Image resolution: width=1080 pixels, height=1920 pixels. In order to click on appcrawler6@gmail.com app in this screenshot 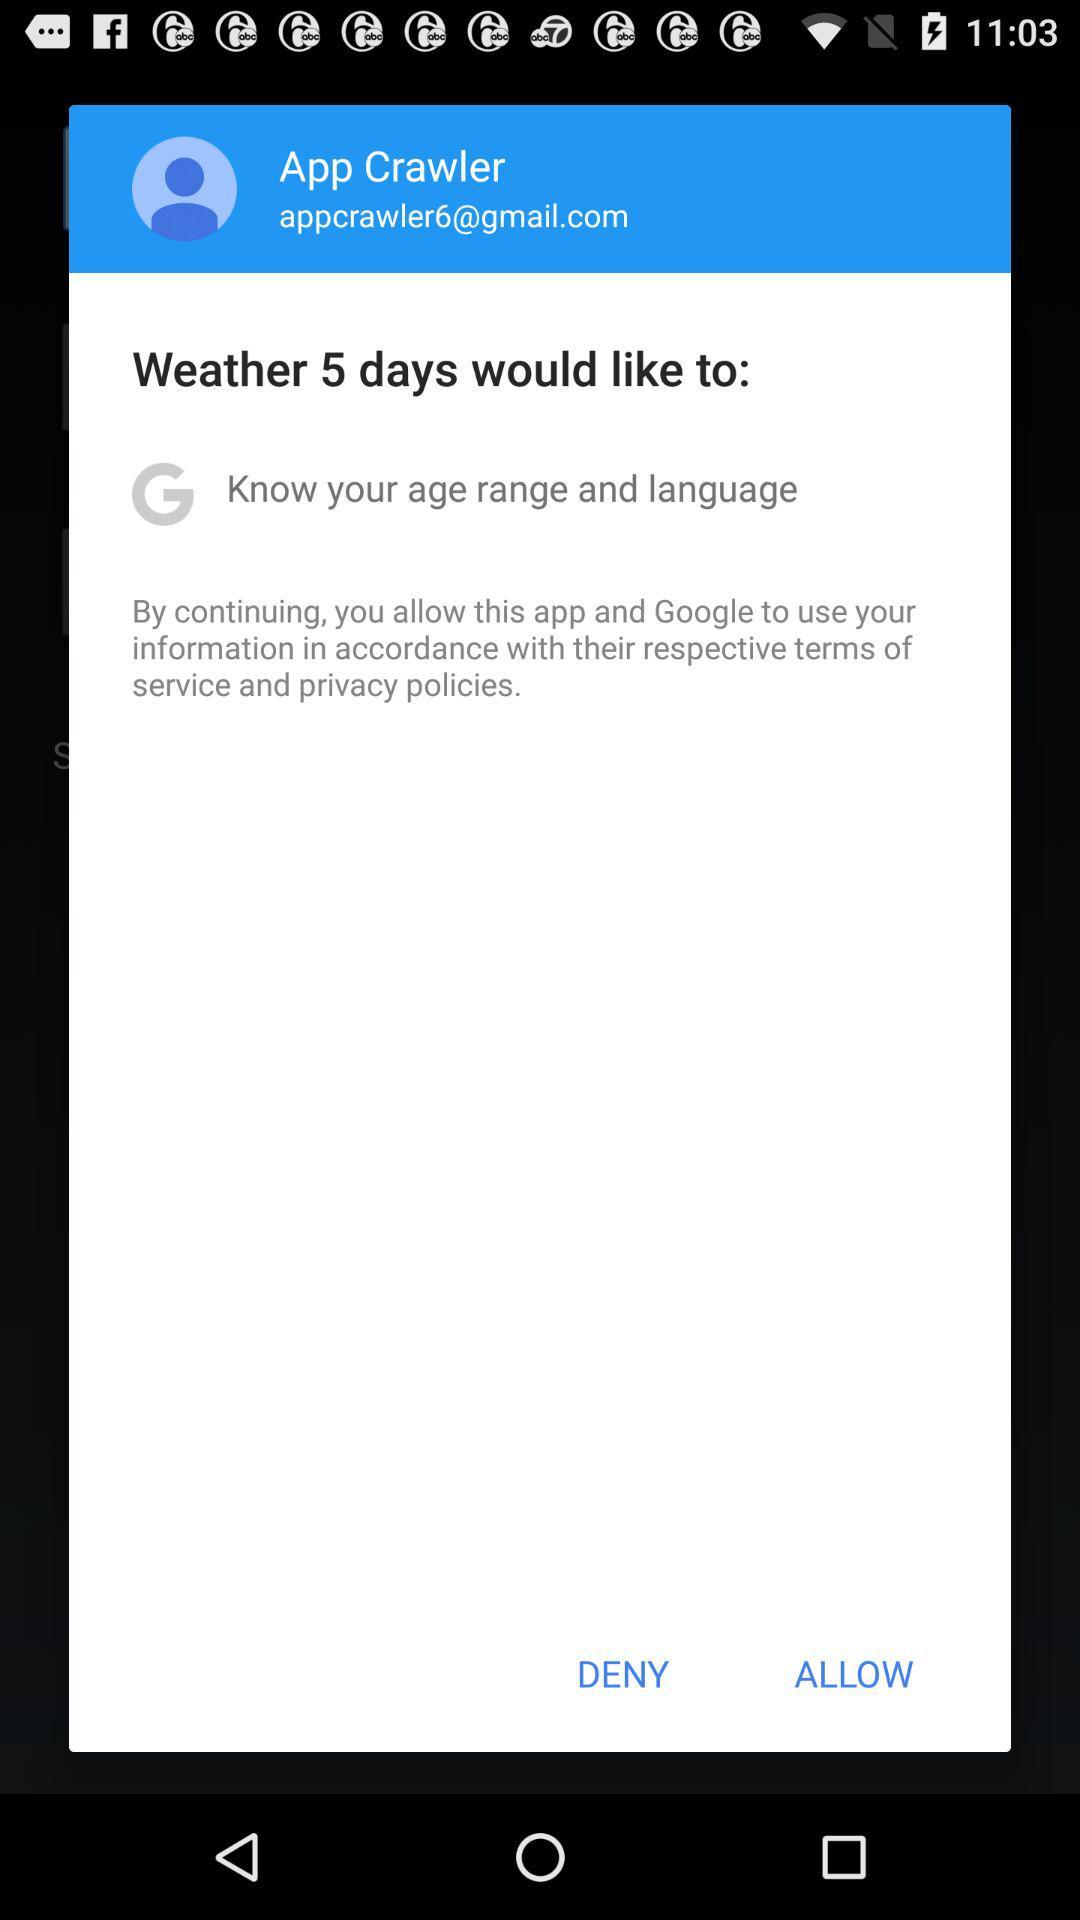, I will do `click(454, 214)`.